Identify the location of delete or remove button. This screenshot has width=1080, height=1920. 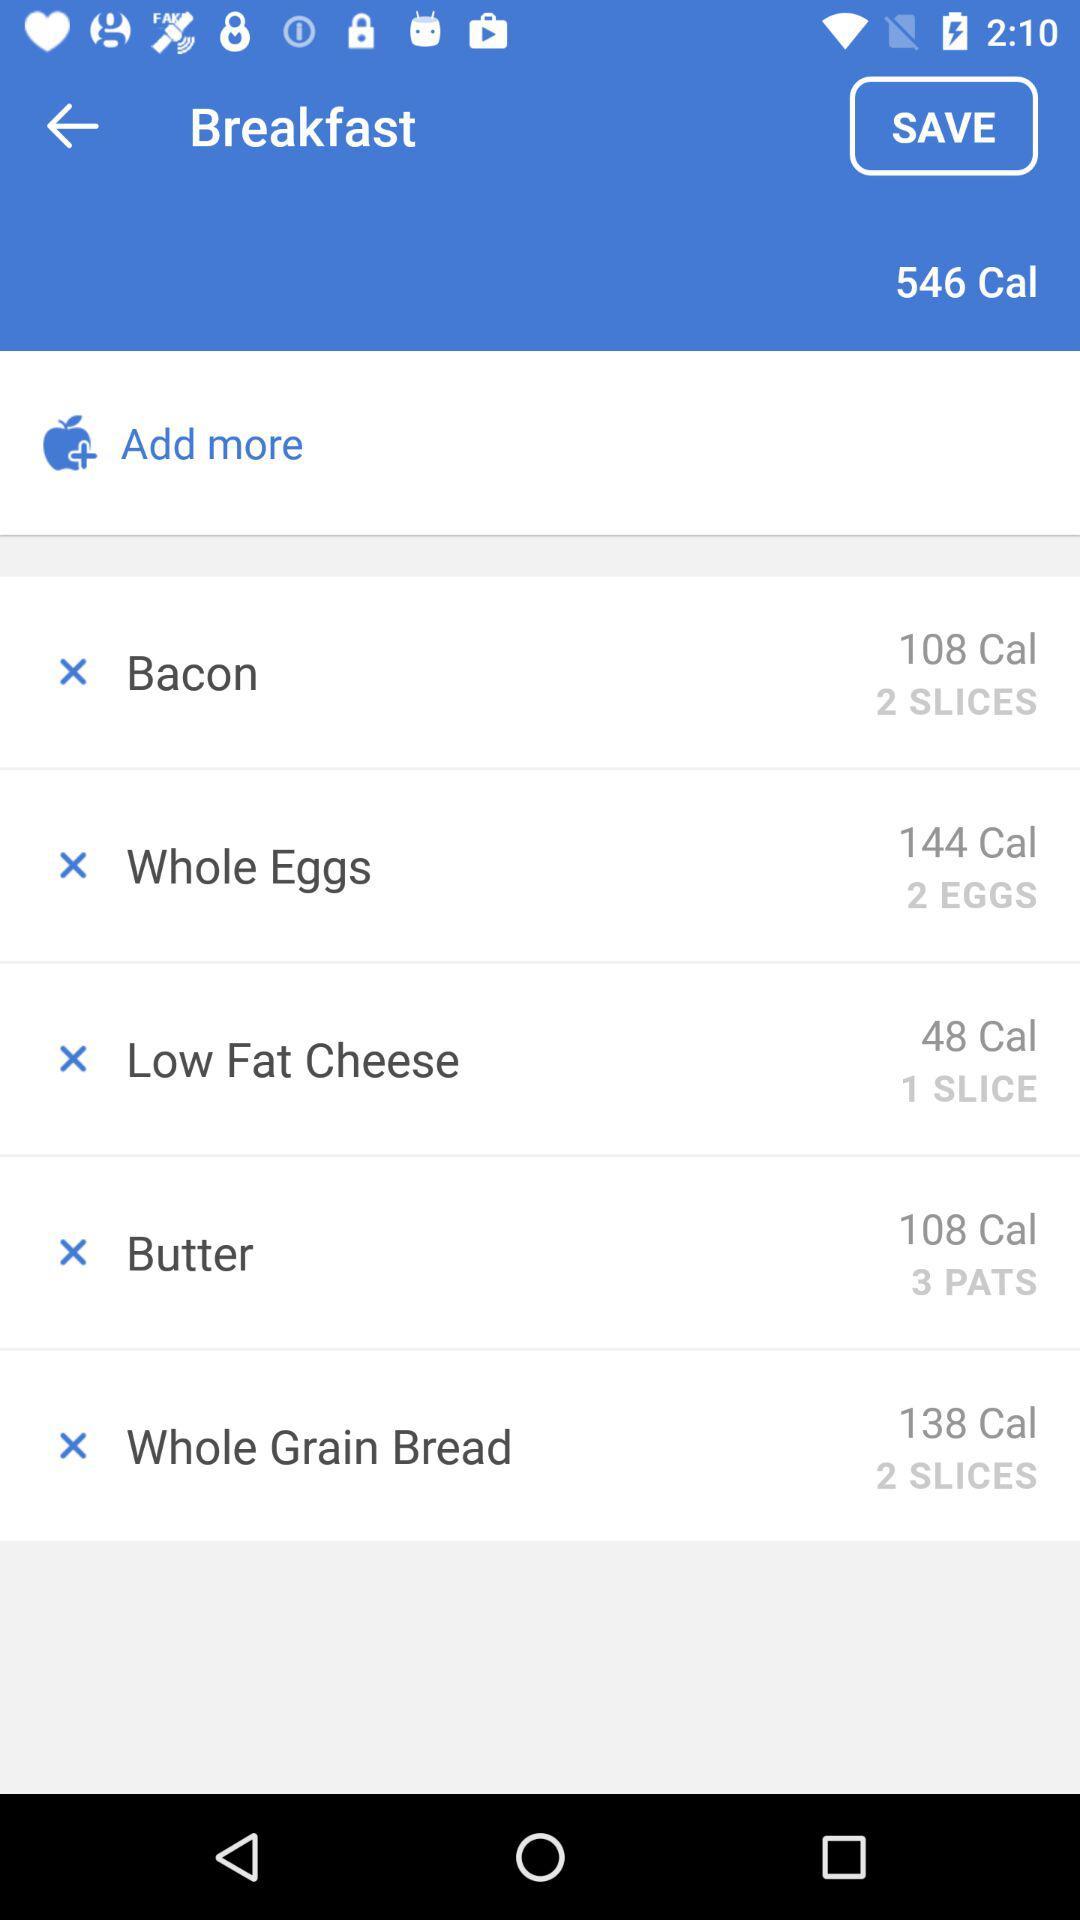
(61, 865).